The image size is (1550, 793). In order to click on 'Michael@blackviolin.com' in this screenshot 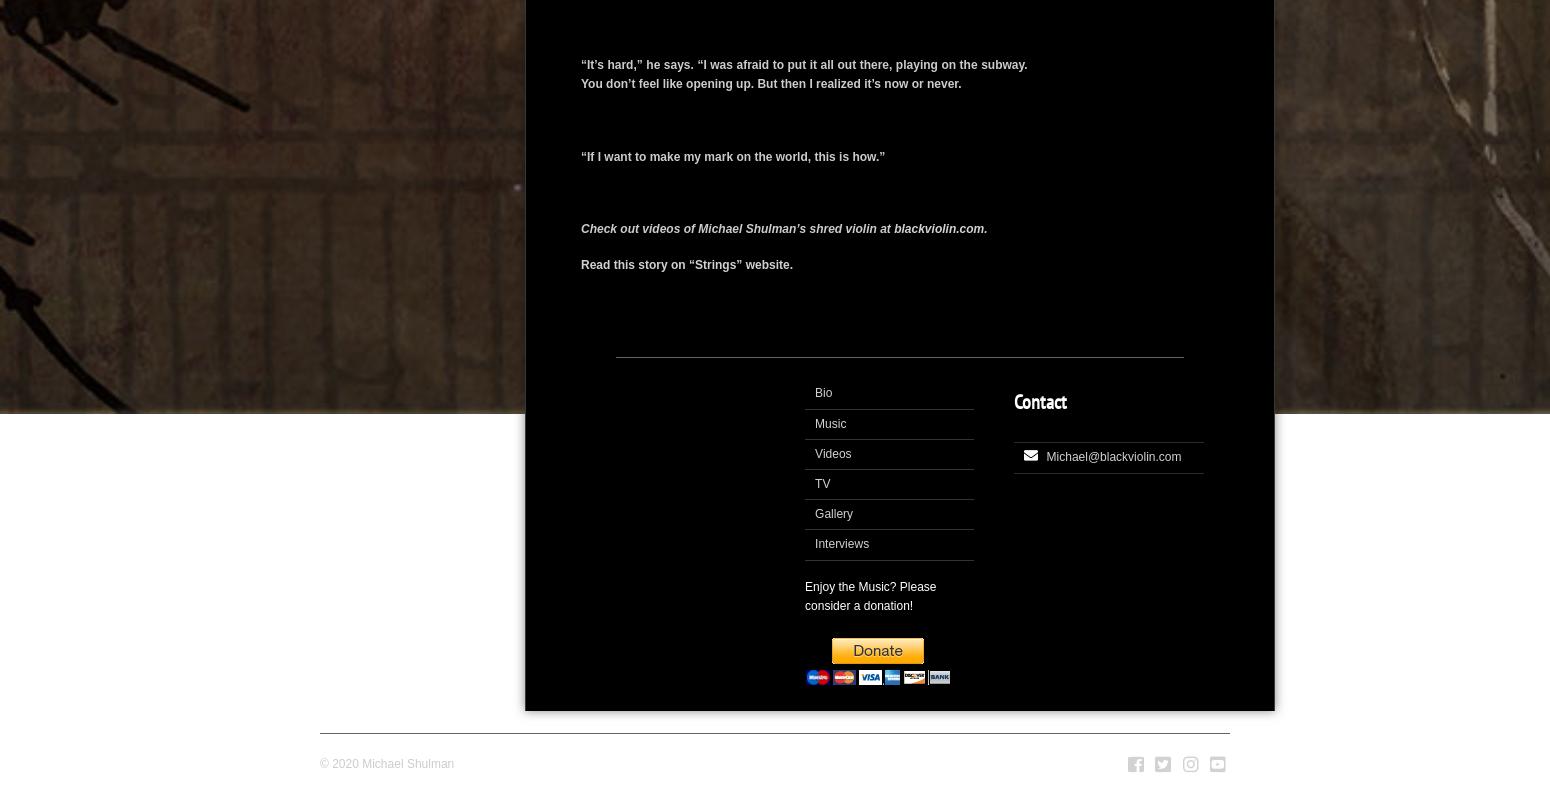, I will do `click(1112, 456)`.